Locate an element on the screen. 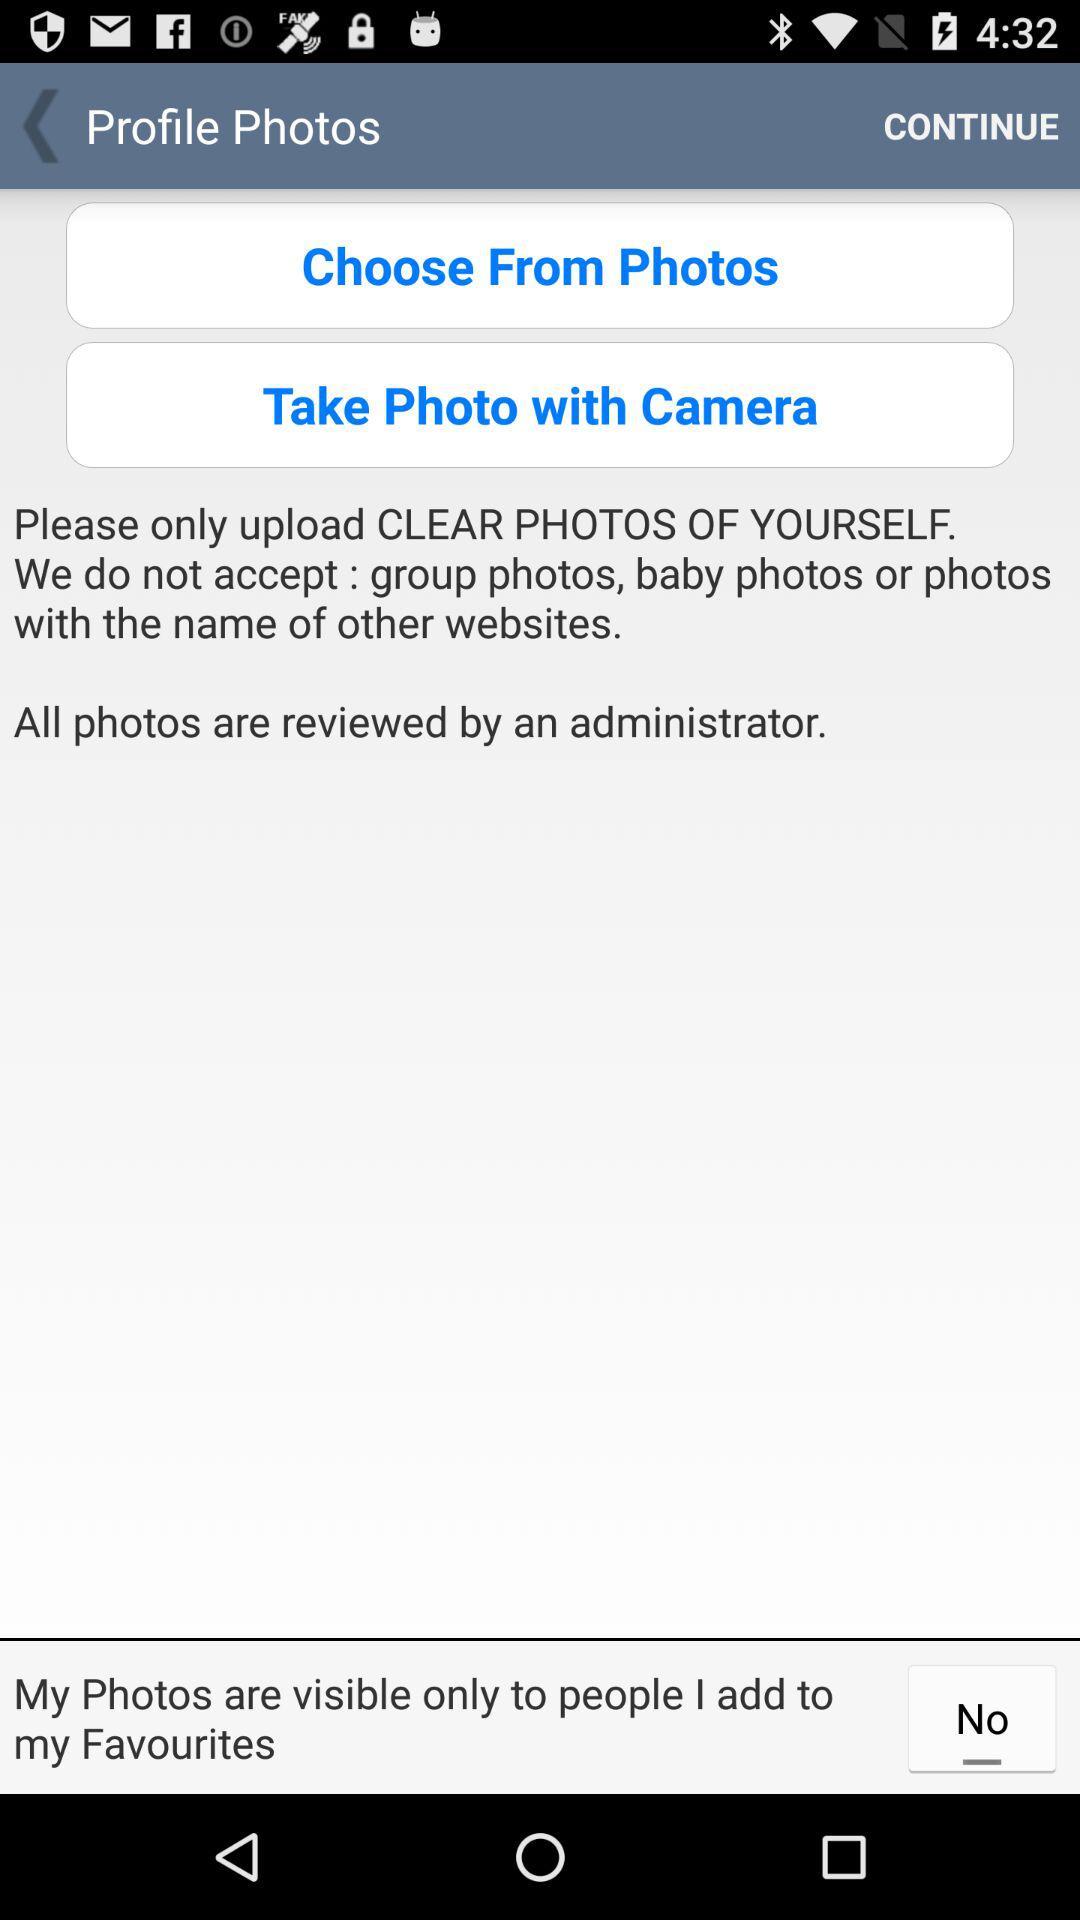  the app next to the profile photos app is located at coordinates (970, 124).